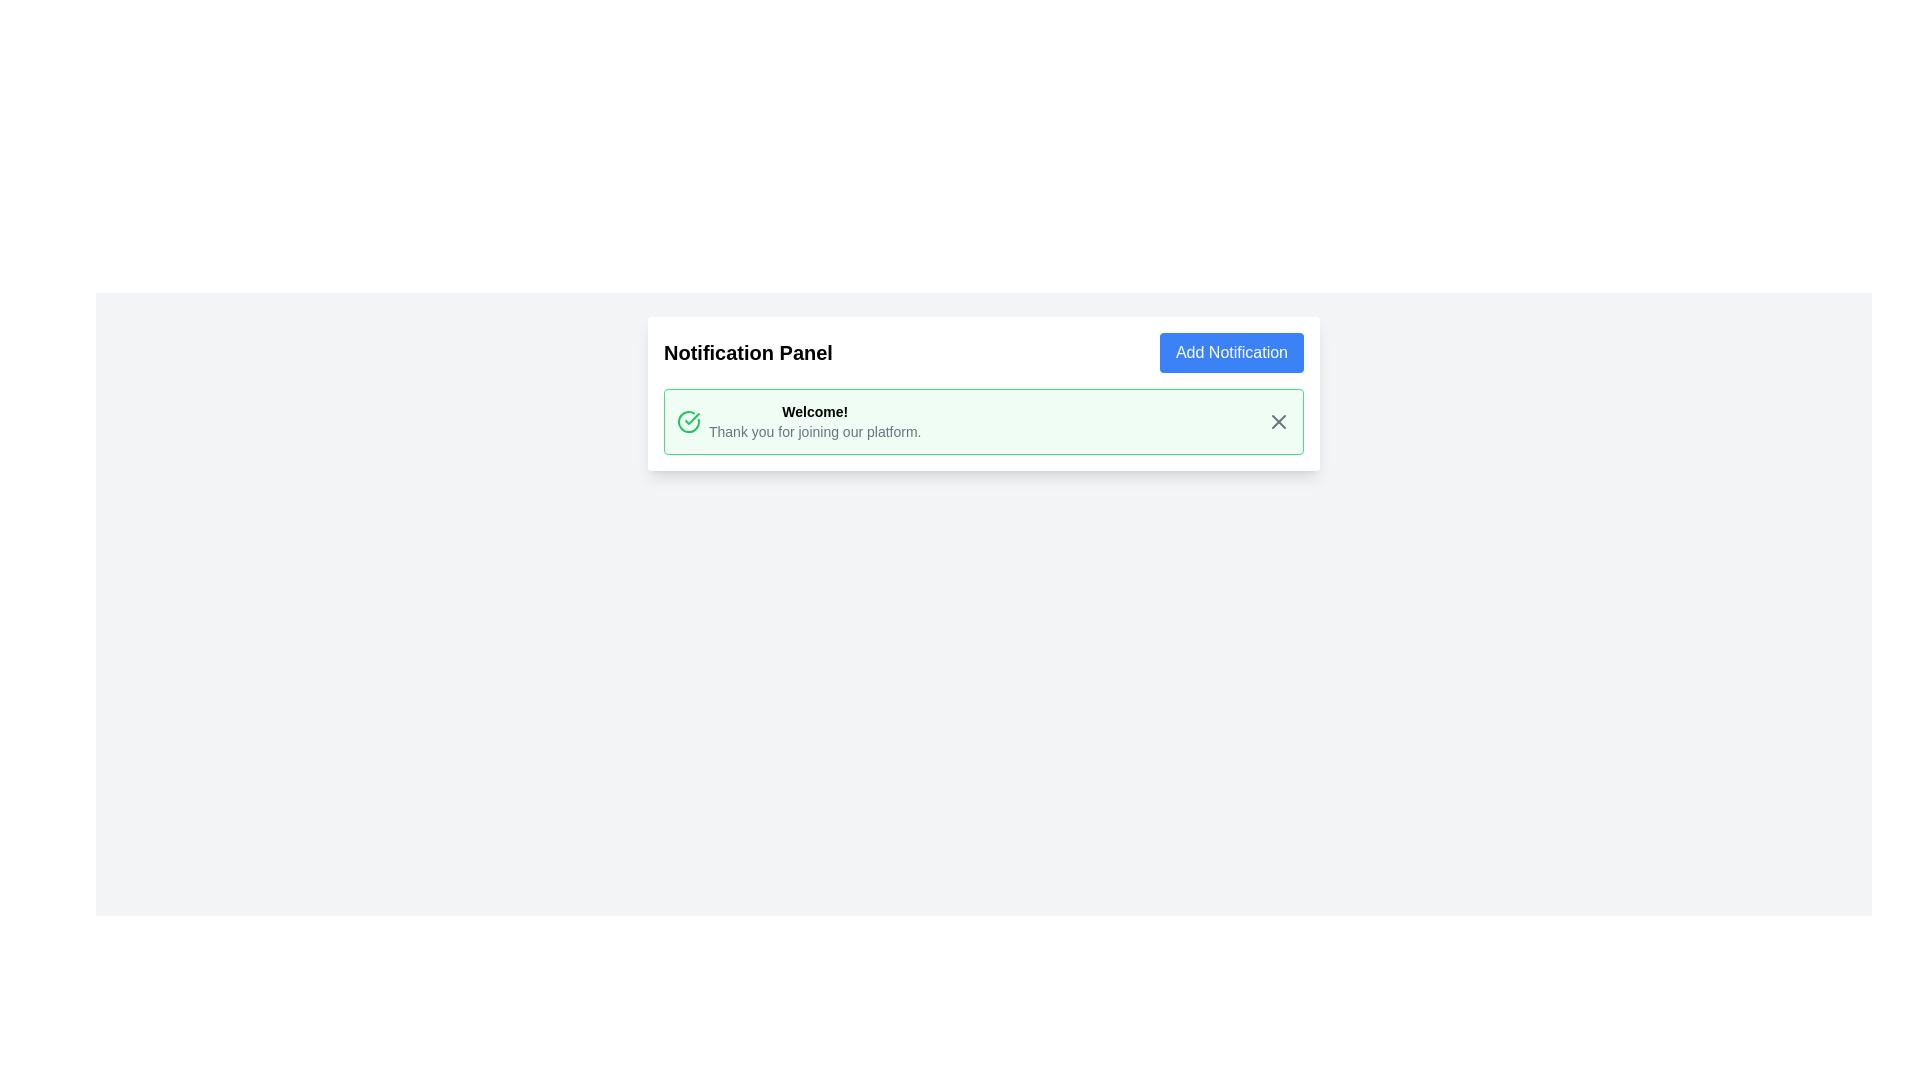  Describe the element at coordinates (815, 411) in the screenshot. I see `the bold, black text saying 'Welcome!' displayed in a light green notification card to possibly see additional styles` at that location.